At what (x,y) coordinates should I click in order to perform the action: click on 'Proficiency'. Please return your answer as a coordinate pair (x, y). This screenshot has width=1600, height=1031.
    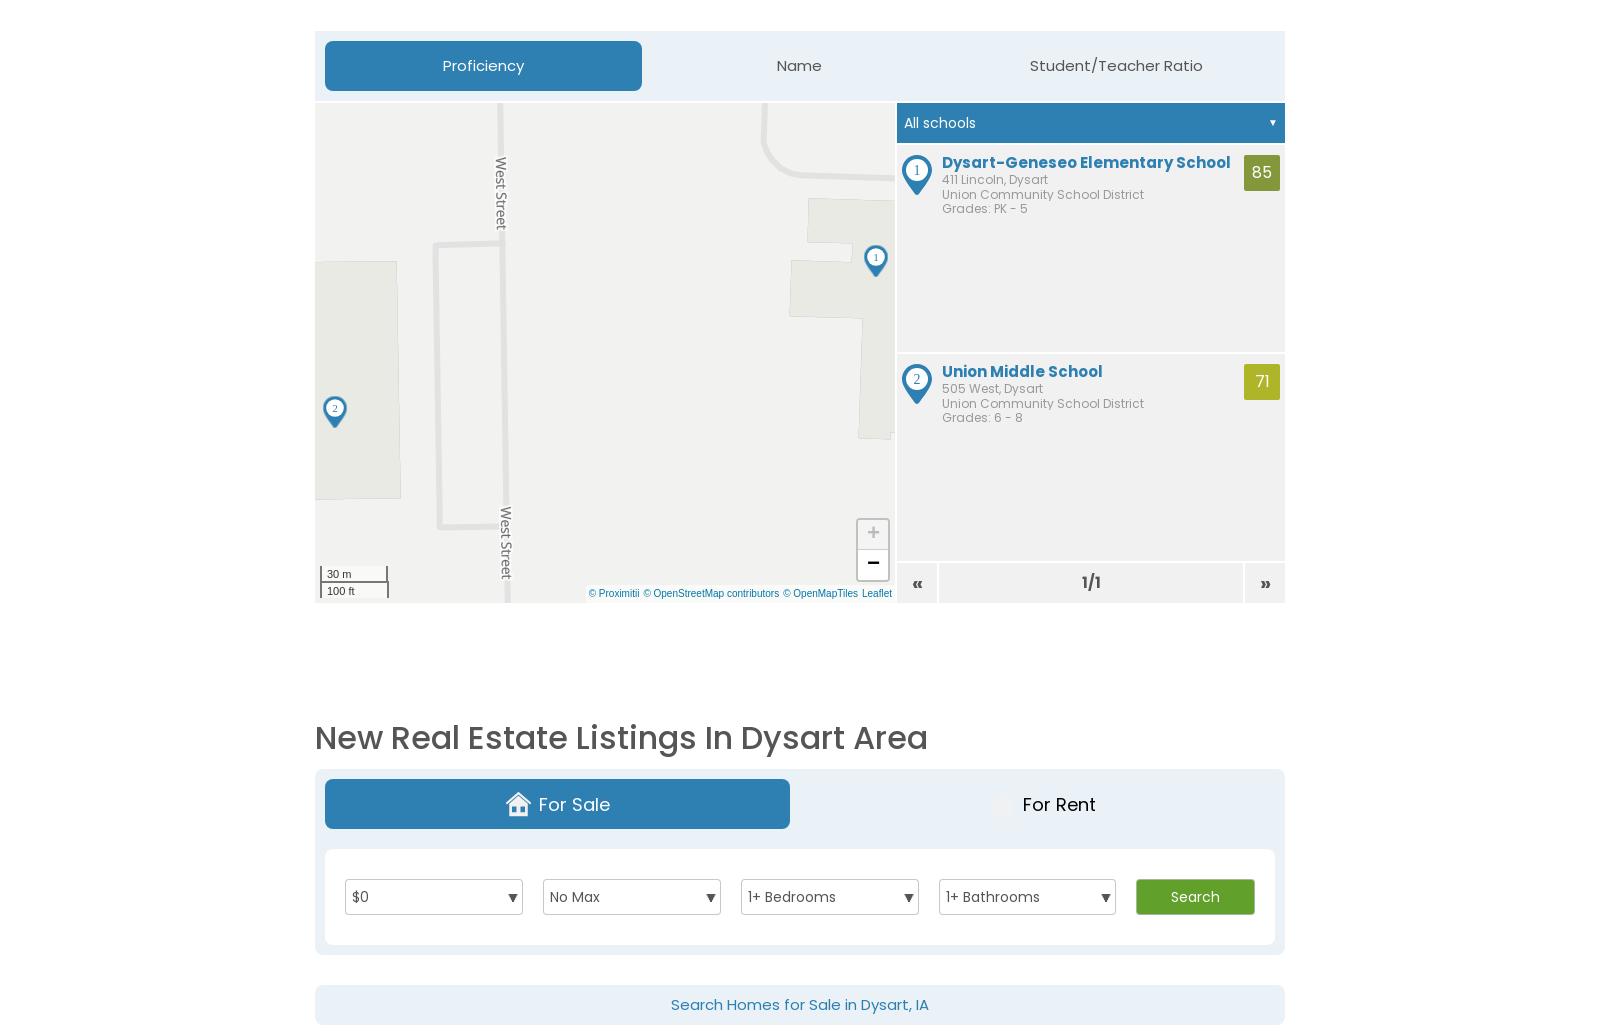
    Looking at the image, I should click on (481, 64).